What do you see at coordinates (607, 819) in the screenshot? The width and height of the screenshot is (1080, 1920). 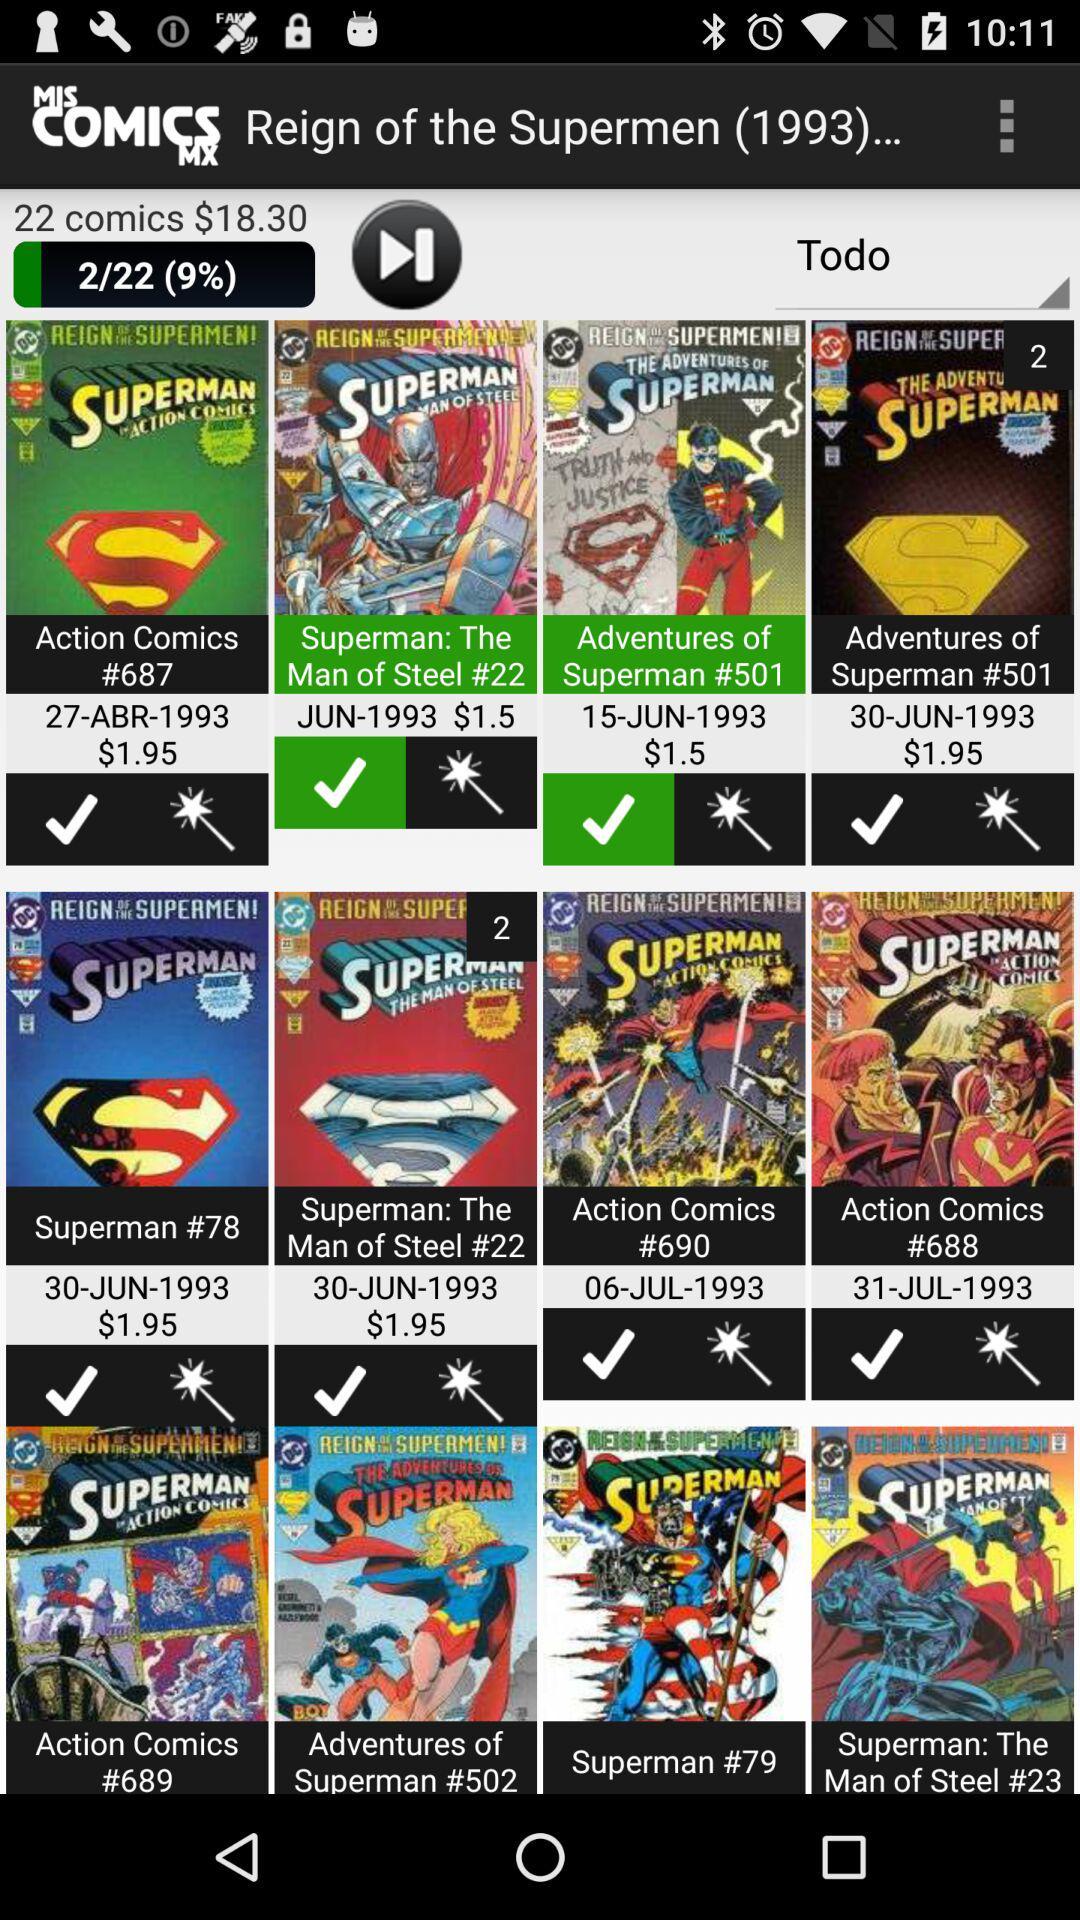 I see `remove the check from the option` at bounding box center [607, 819].